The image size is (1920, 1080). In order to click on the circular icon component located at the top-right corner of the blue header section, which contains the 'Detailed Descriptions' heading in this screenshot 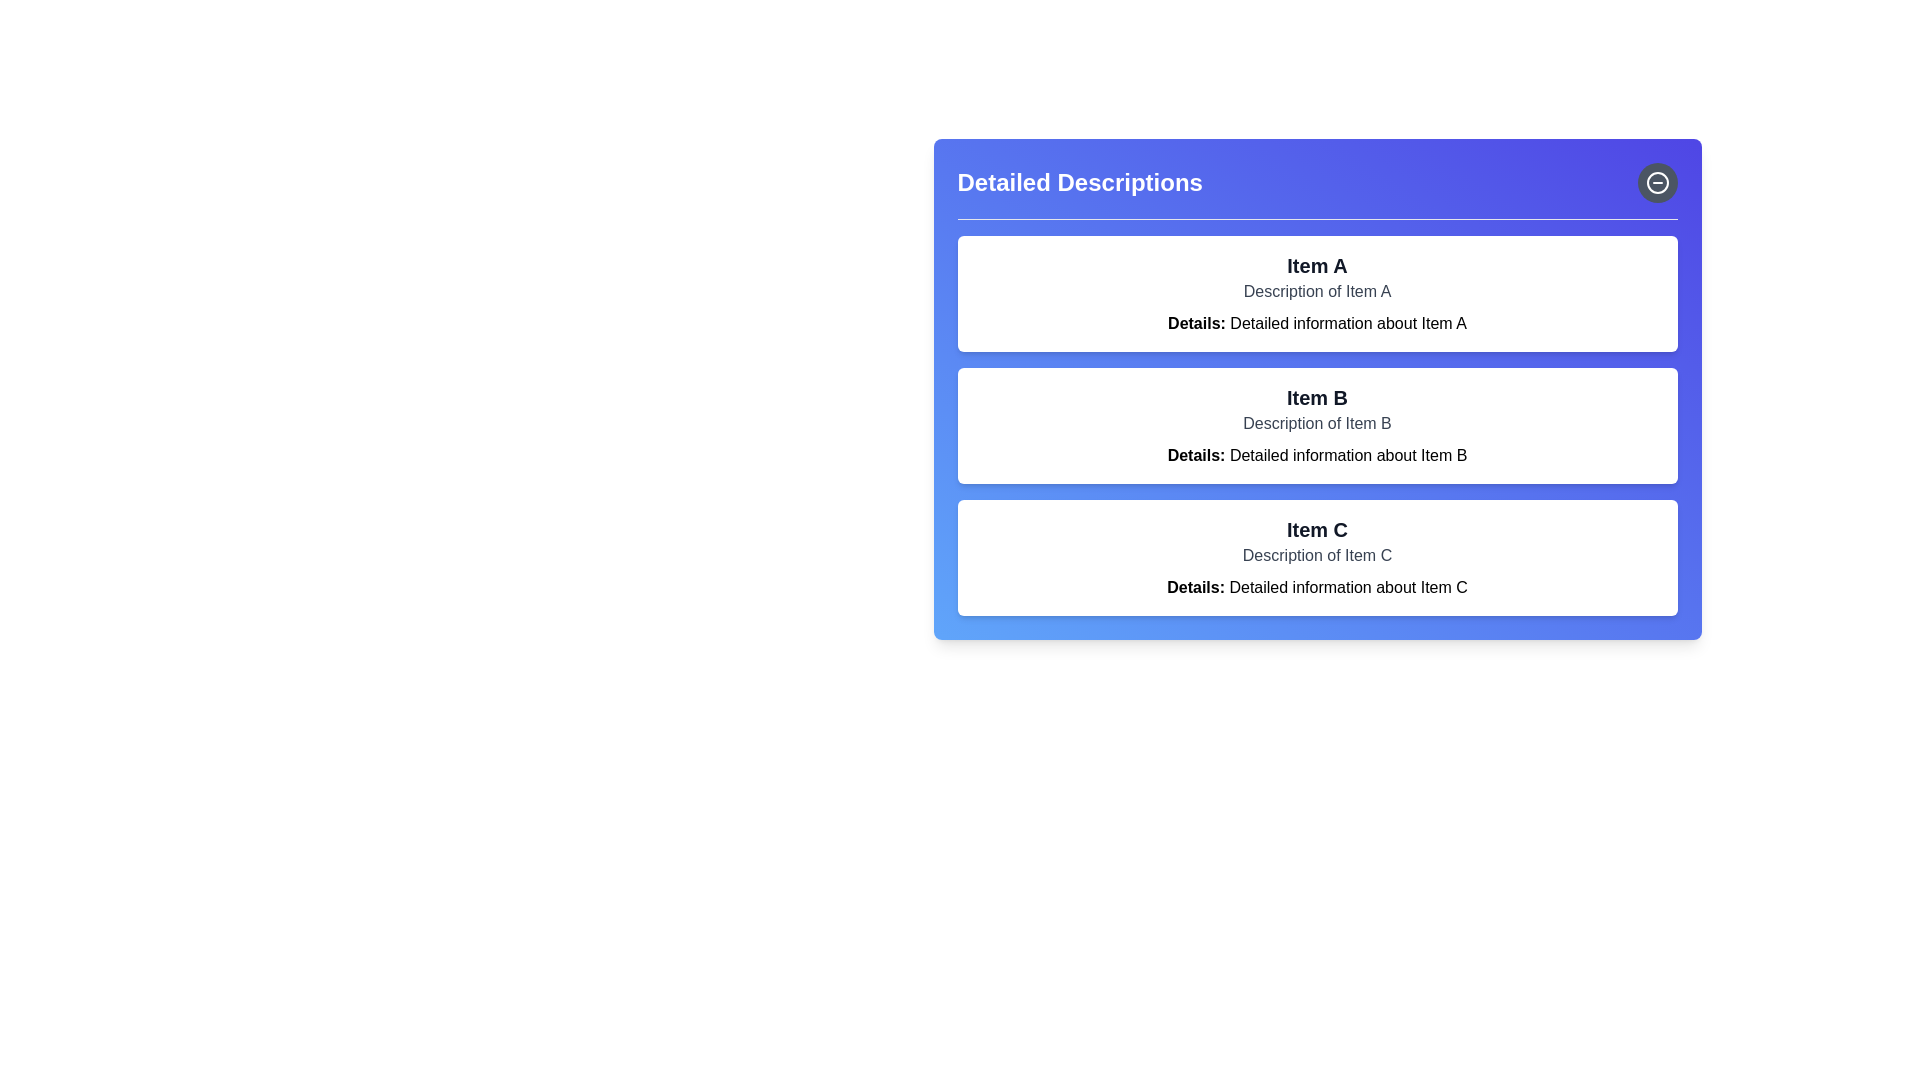, I will do `click(1657, 182)`.